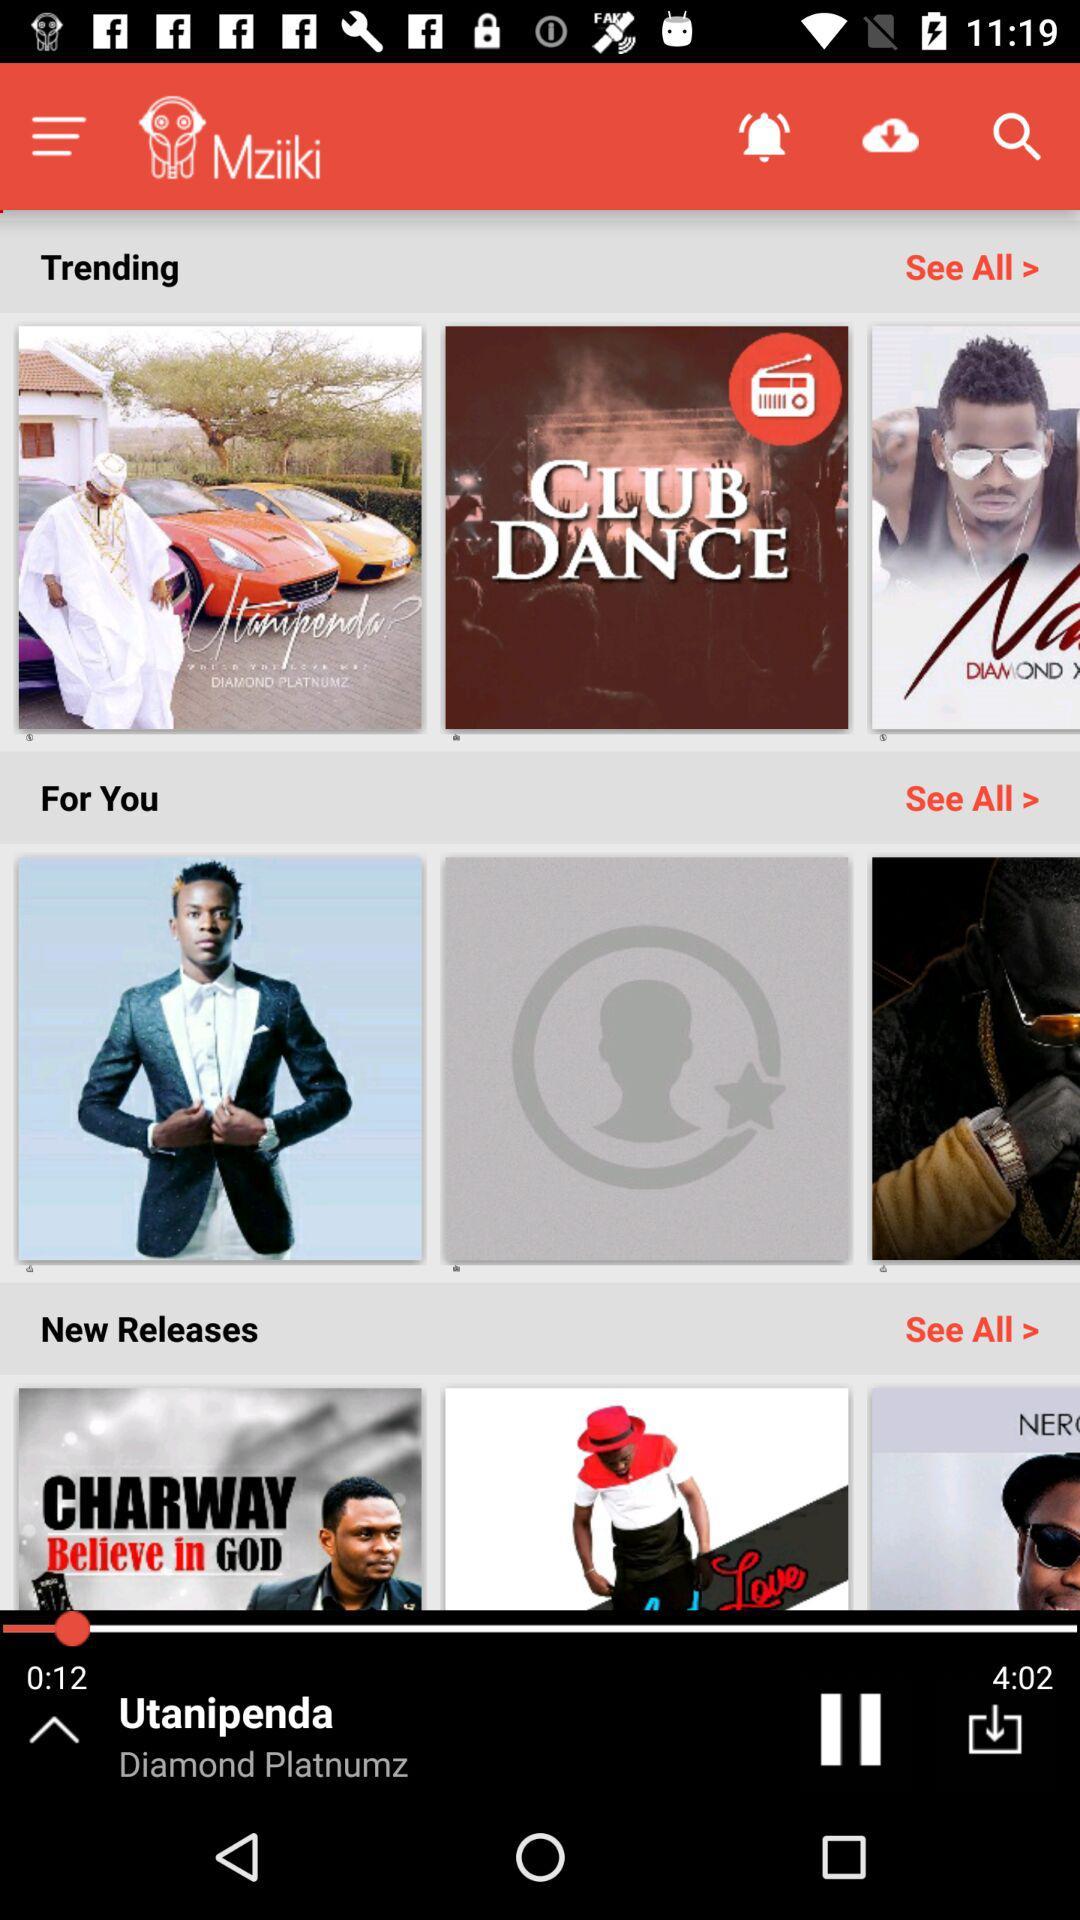 This screenshot has height=1920, width=1080. I want to click on pause the track, so click(854, 1733).